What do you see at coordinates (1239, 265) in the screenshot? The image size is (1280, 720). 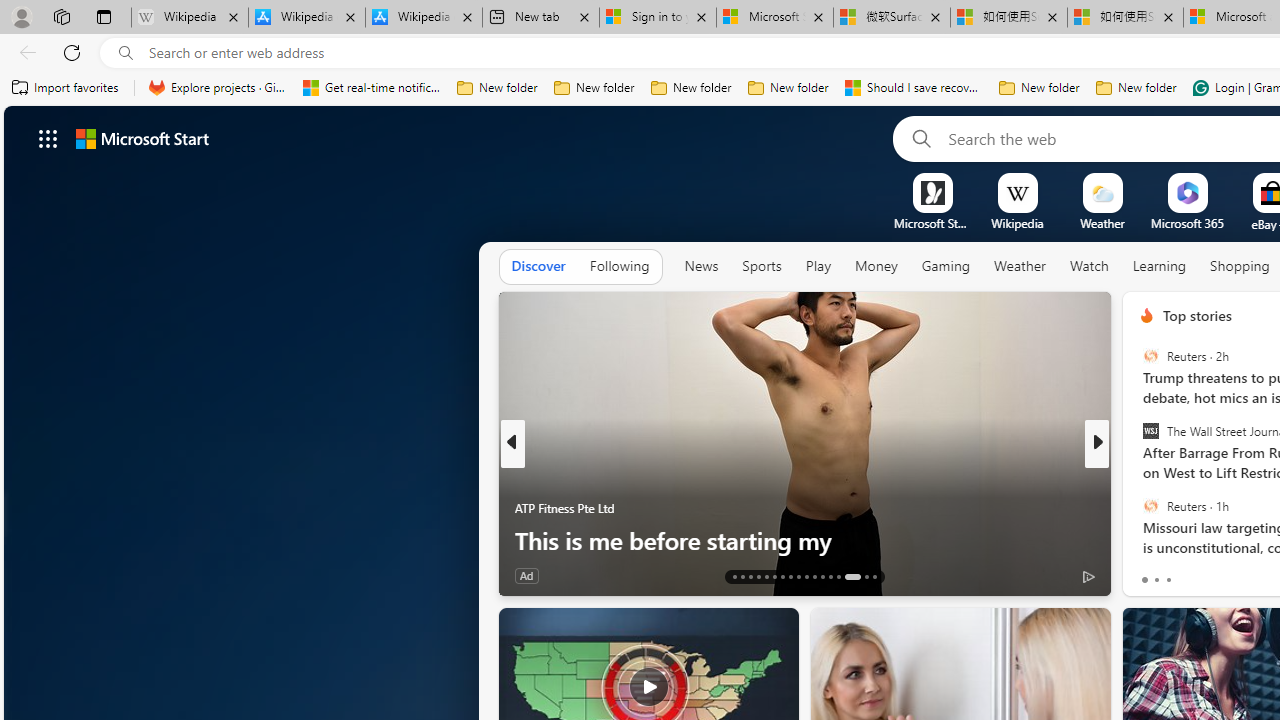 I see `'Shopping'` at bounding box center [1239, 265].